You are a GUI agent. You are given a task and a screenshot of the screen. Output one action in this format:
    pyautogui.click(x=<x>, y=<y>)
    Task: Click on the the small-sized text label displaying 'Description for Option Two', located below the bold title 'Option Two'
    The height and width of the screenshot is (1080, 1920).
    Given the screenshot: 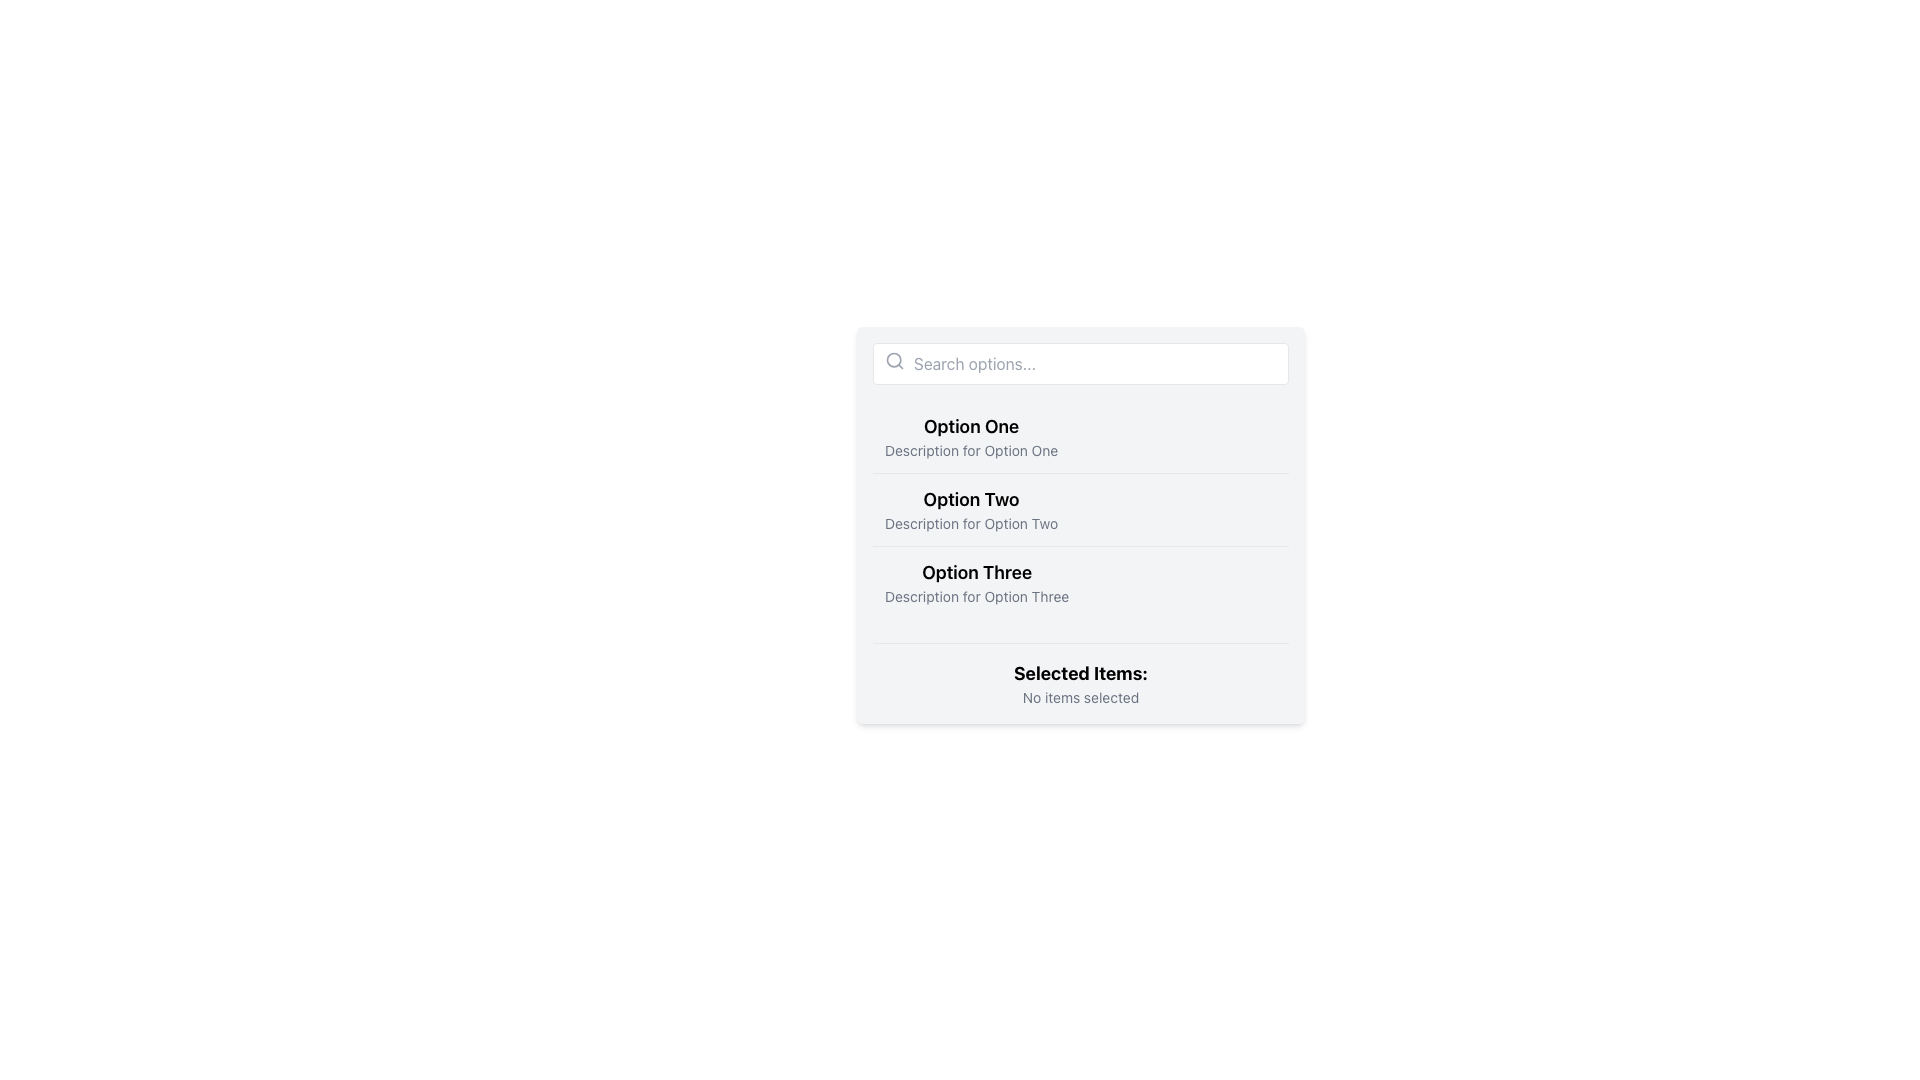 What is the action you would take?
    pyautogui.click(x=971, y=523)
    